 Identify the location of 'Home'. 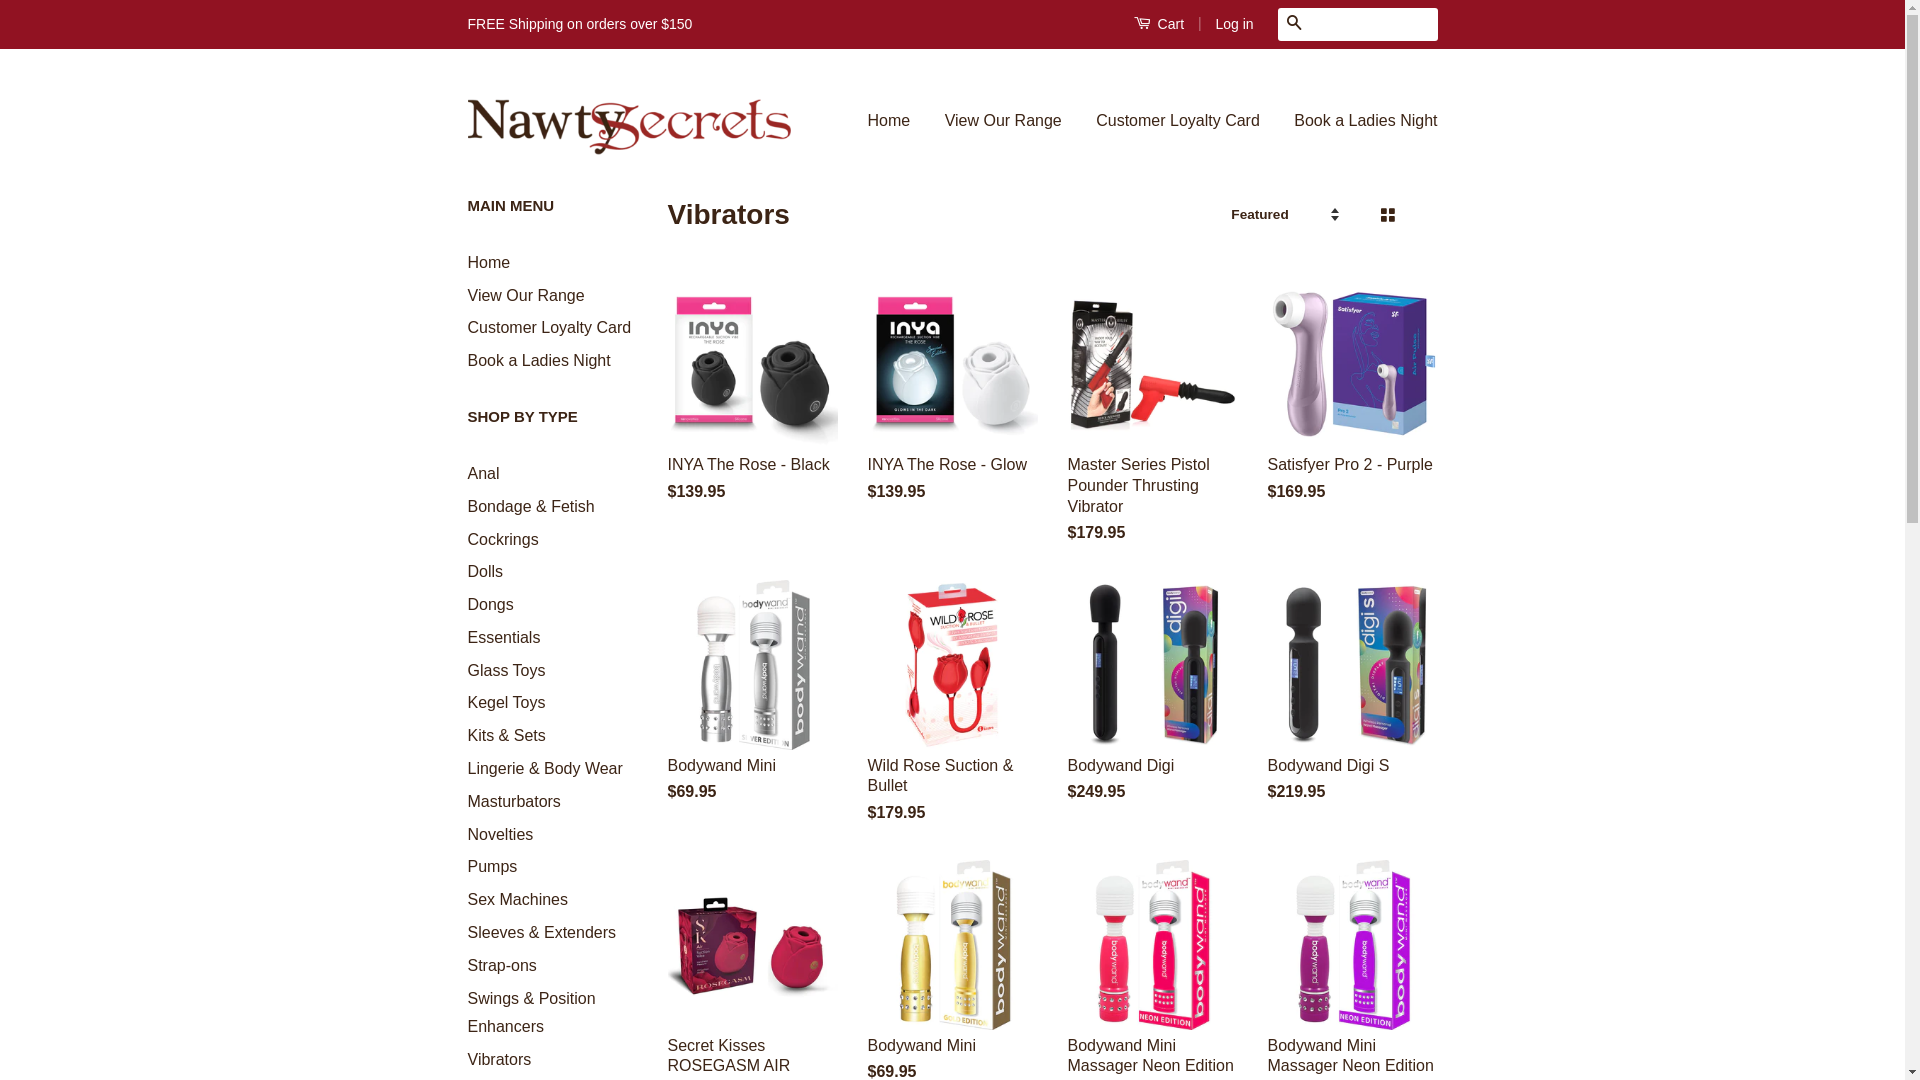
(896, 121).